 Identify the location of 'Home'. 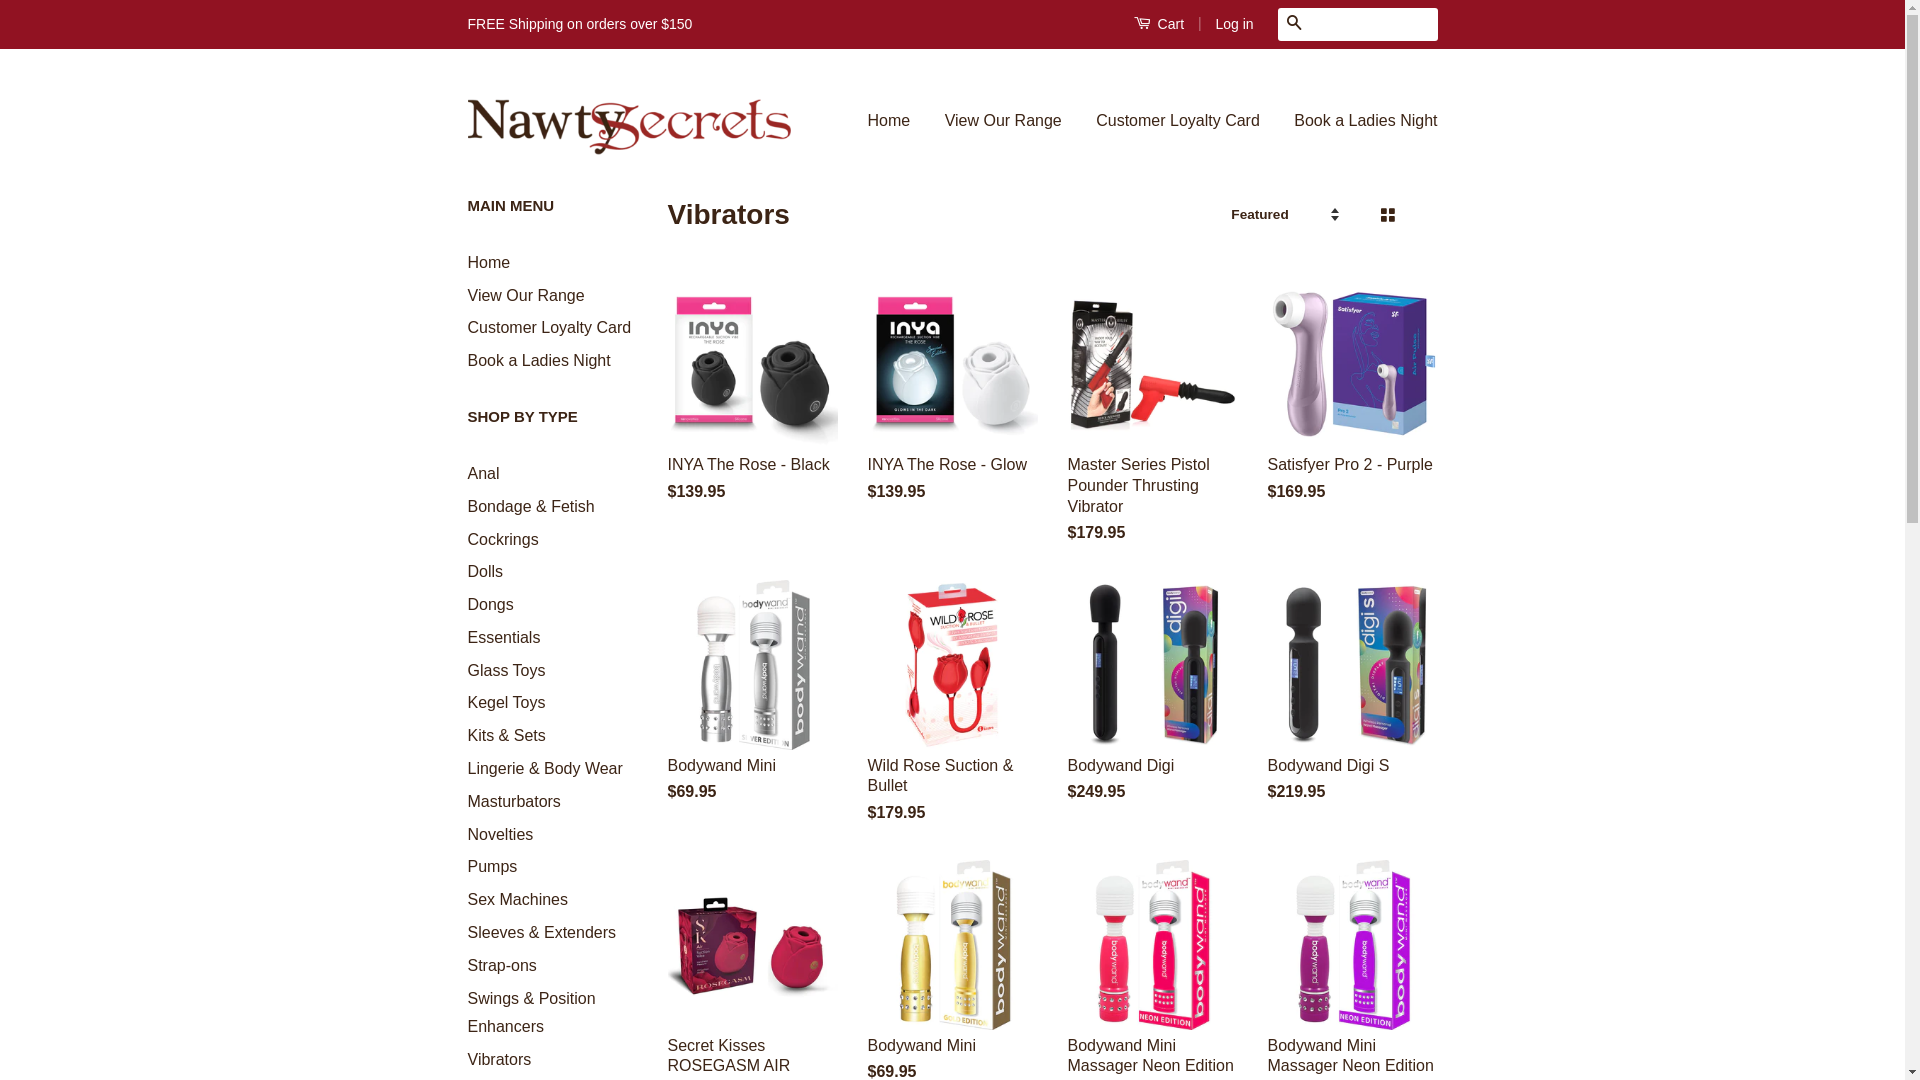
(896, 121).